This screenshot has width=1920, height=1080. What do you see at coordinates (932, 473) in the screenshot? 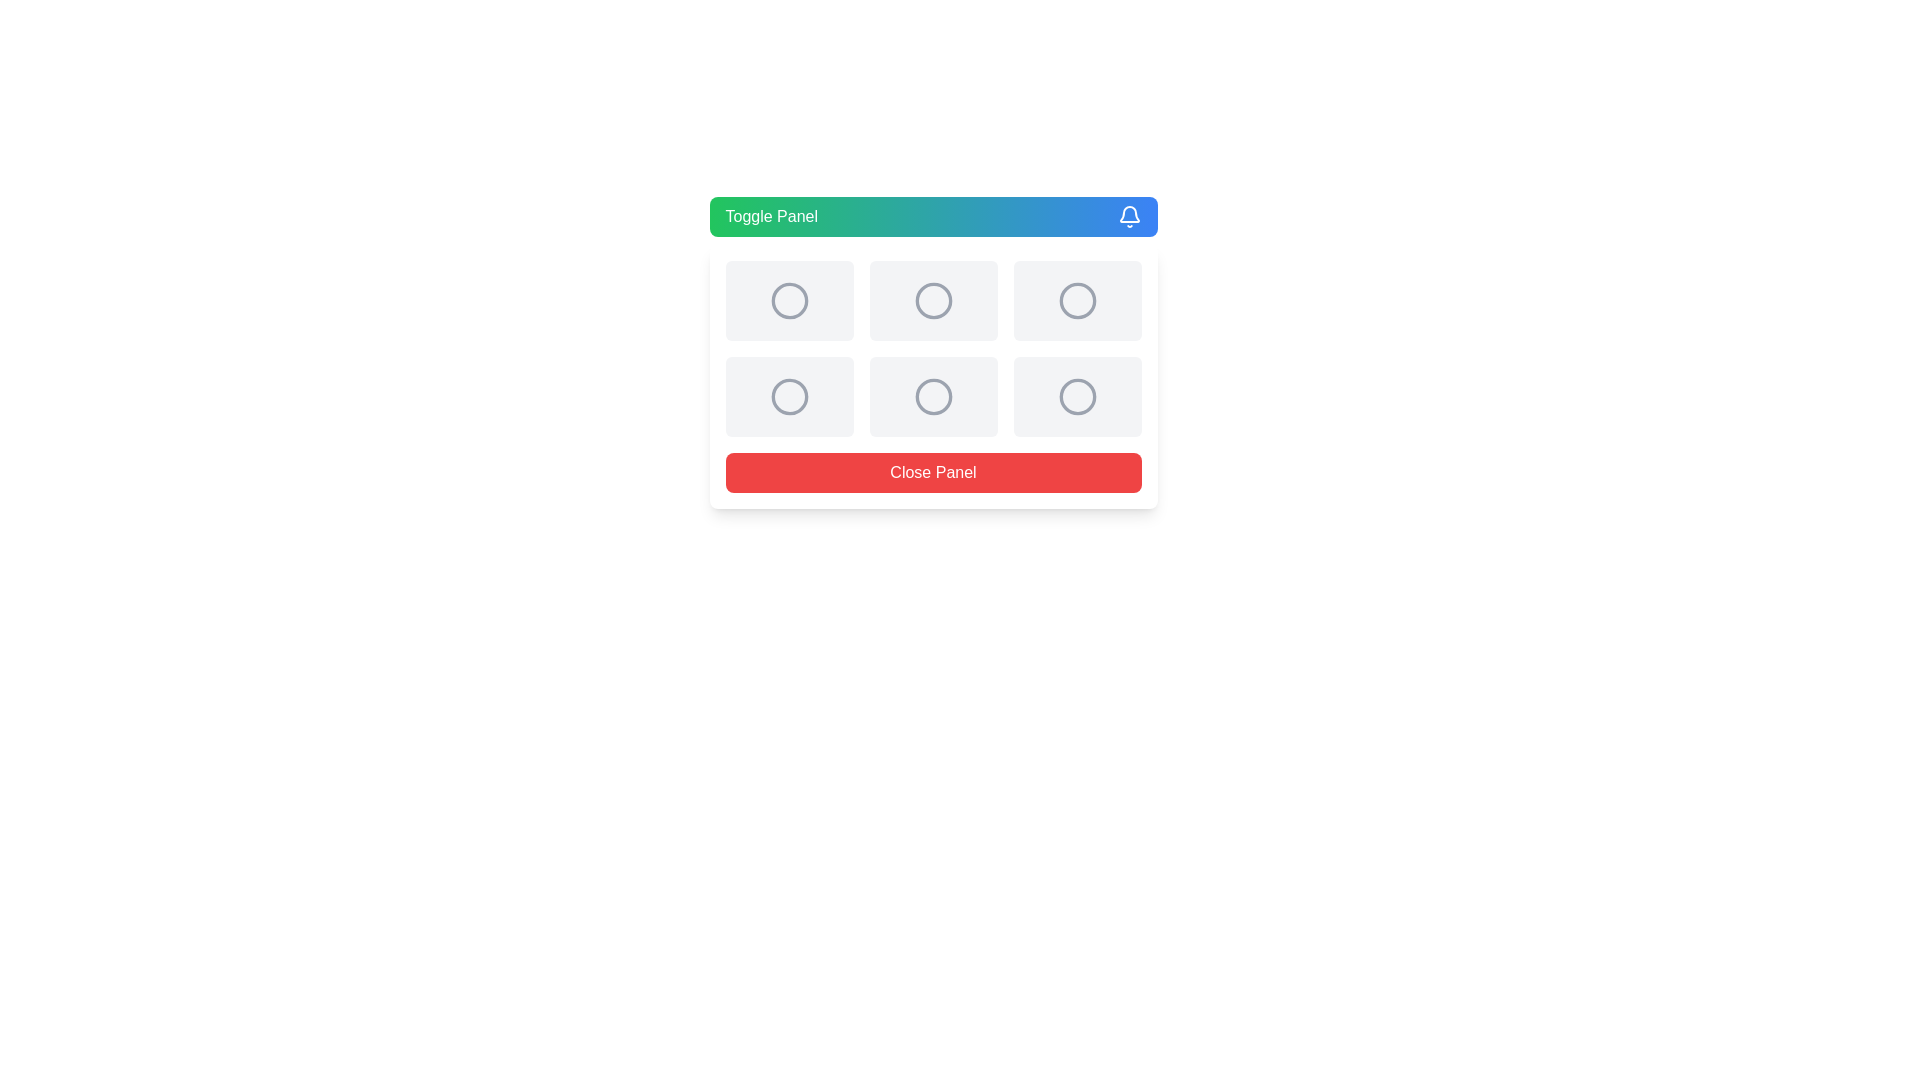
I see `the 'Close Panel' button, which is a rectangular button with a red background and white text, located at the bottom of a white panel` at bounding box center [932, 473].